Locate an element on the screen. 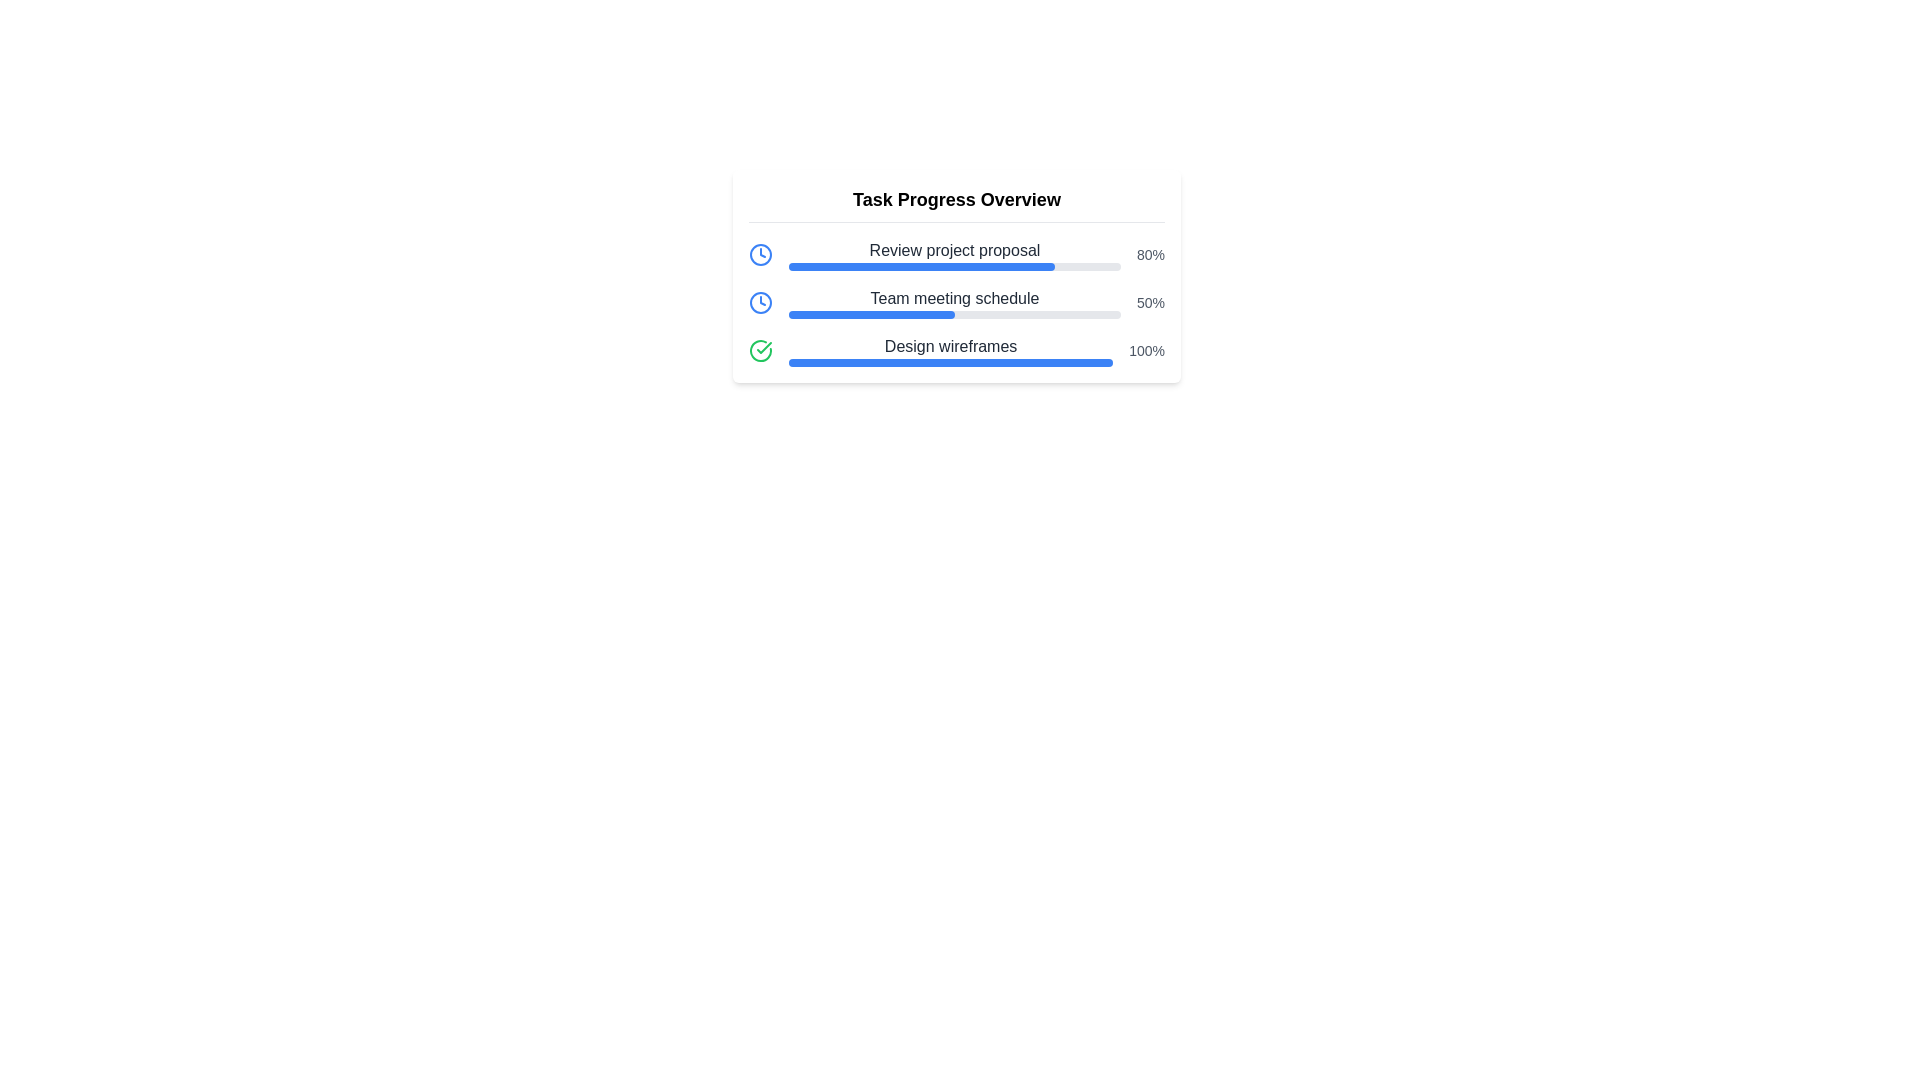 Image resolution: width=1920 pixels, height=1080 pixels. the Text Label with Progress Bar displaying 'Design wireframes', which is the third item in the task progress overview is located at coordinates (950, 350).